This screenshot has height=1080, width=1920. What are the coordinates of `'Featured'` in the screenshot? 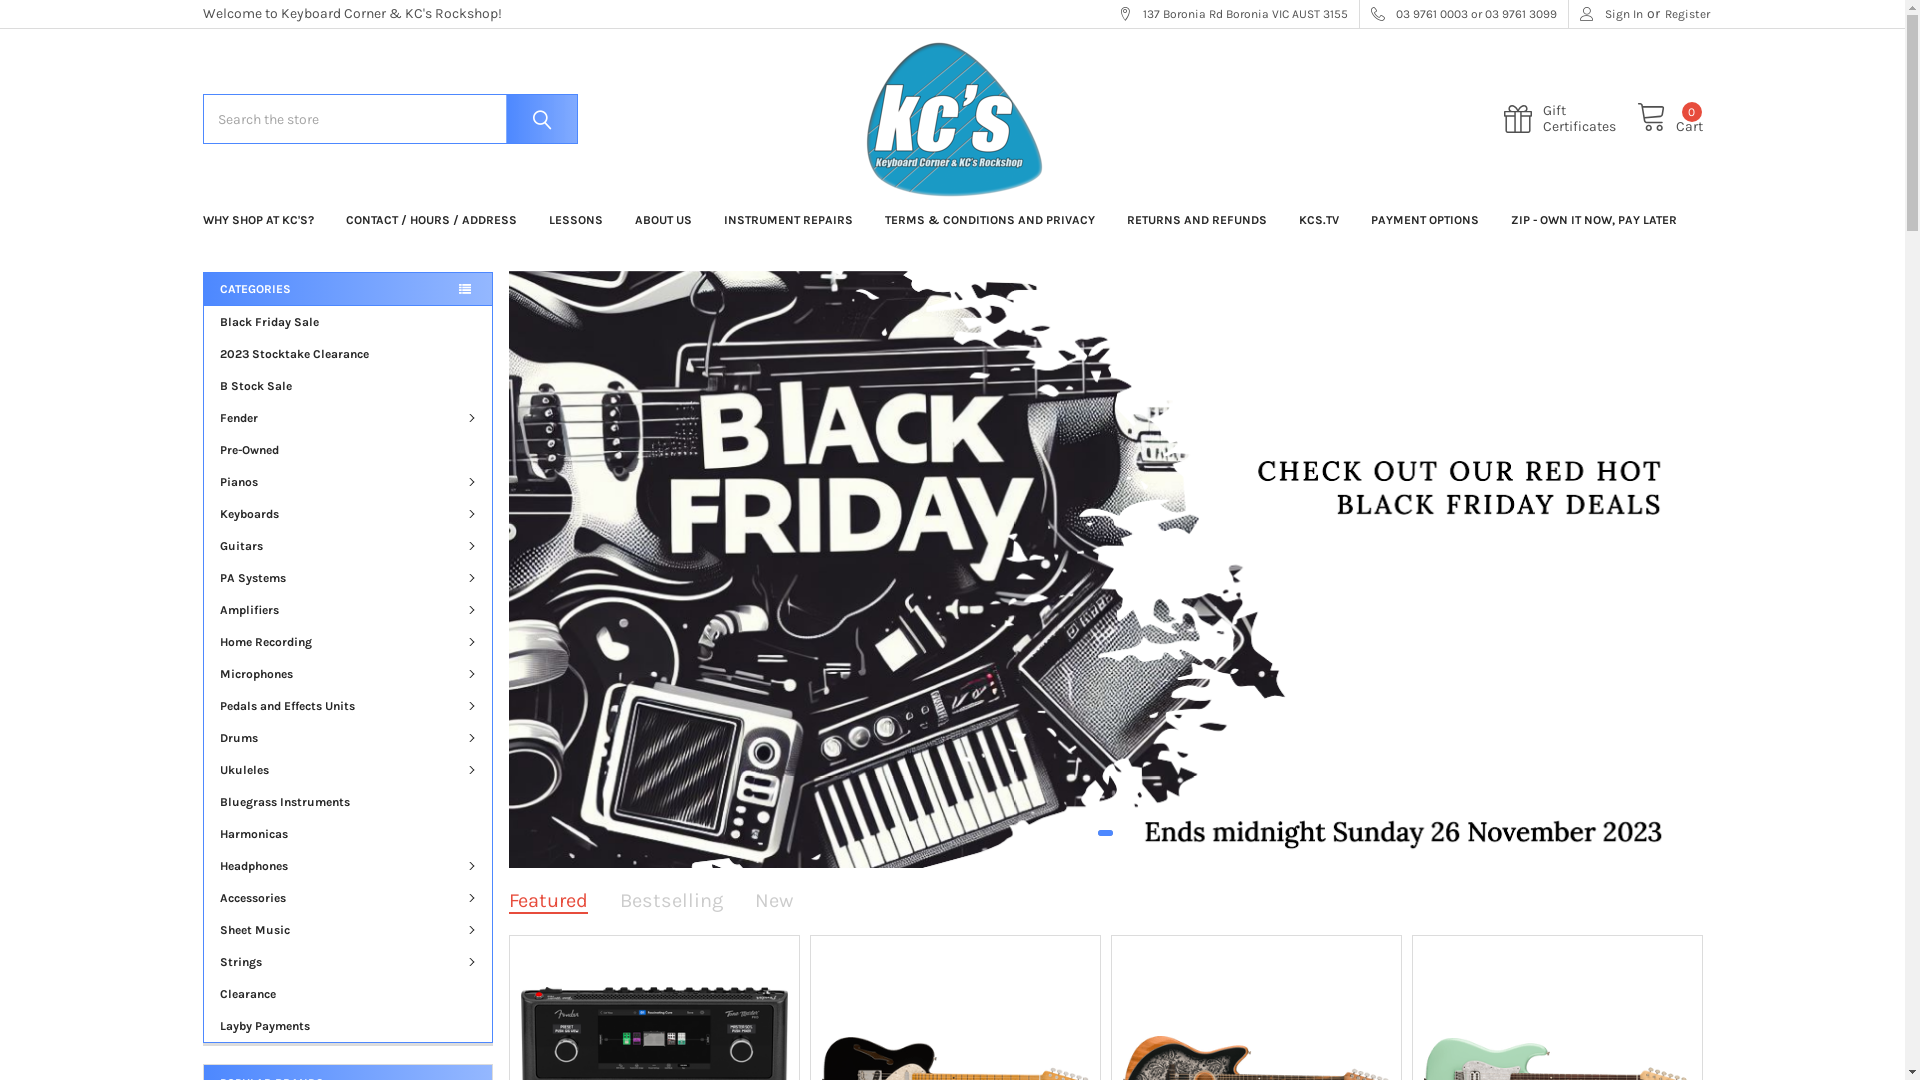 It's located at (508, 900).